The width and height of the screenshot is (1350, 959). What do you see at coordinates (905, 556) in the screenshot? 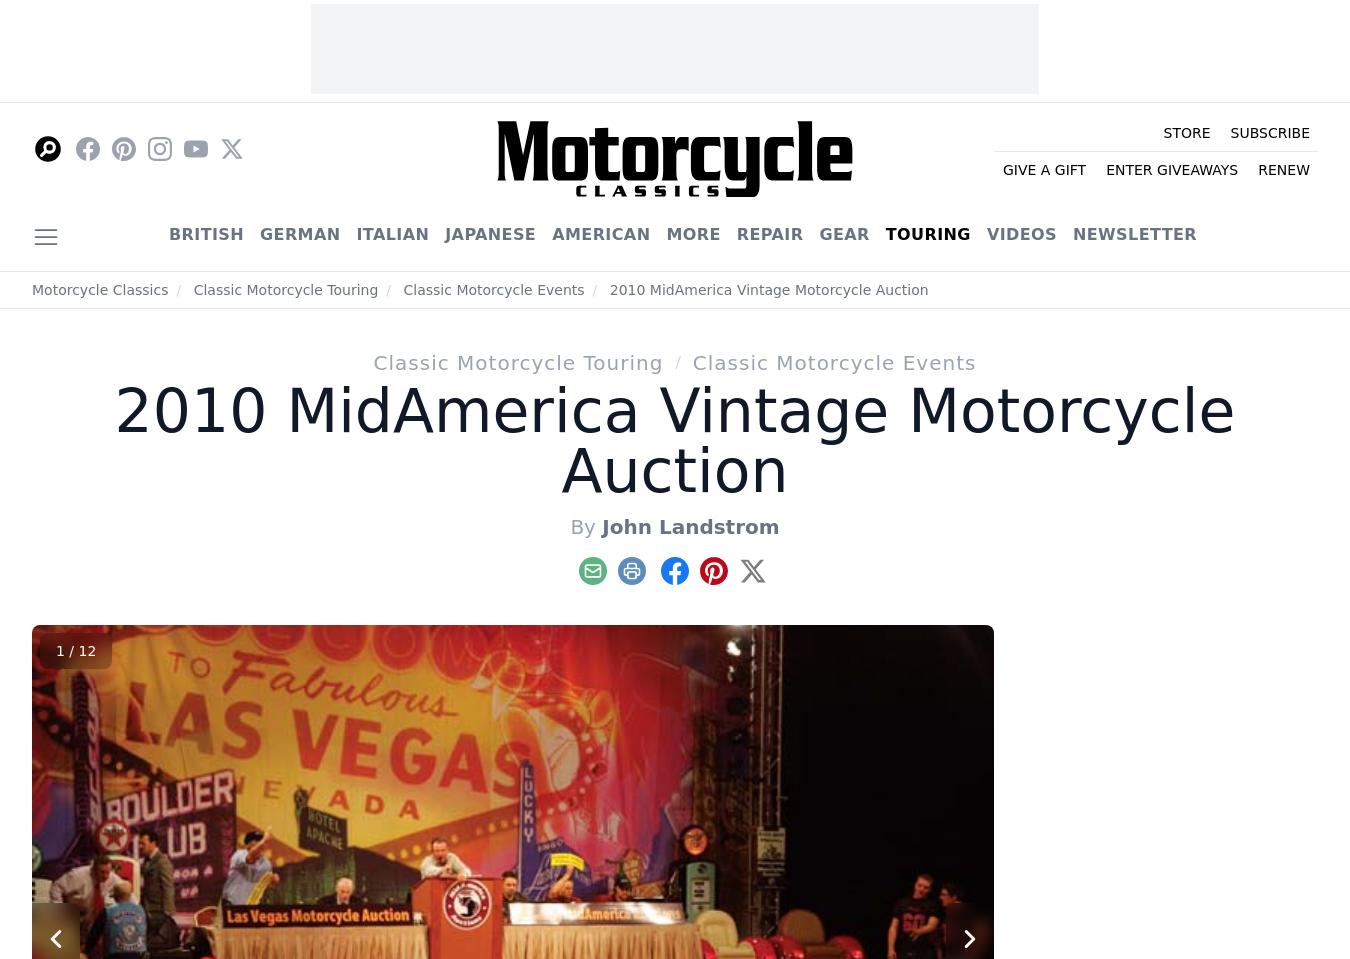
I see `'1-800-880-7567'` at bounding box center [905, 556].